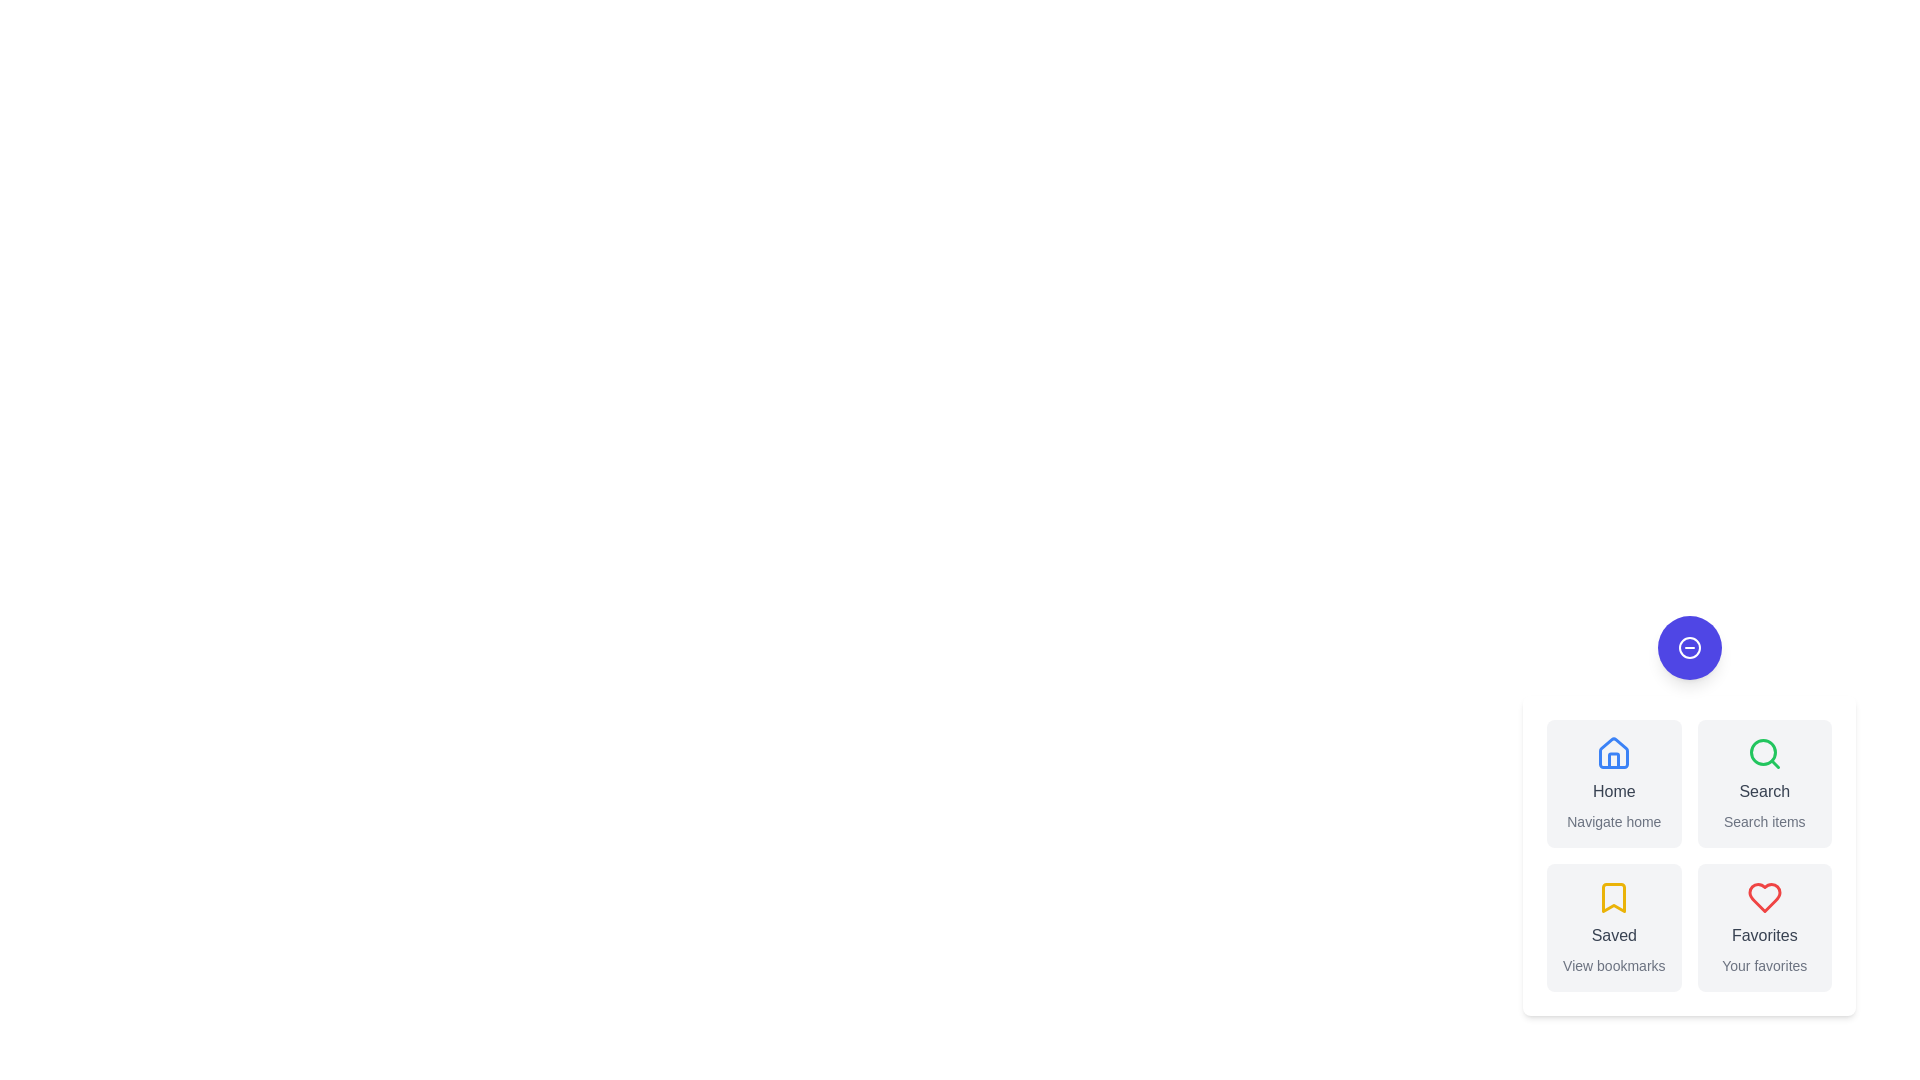  What do you see at coordinates (1688, 648) in the screenshot?
I see `the toggle button to open or close the SpeedDial menu` at bounding box center [1688, 648].